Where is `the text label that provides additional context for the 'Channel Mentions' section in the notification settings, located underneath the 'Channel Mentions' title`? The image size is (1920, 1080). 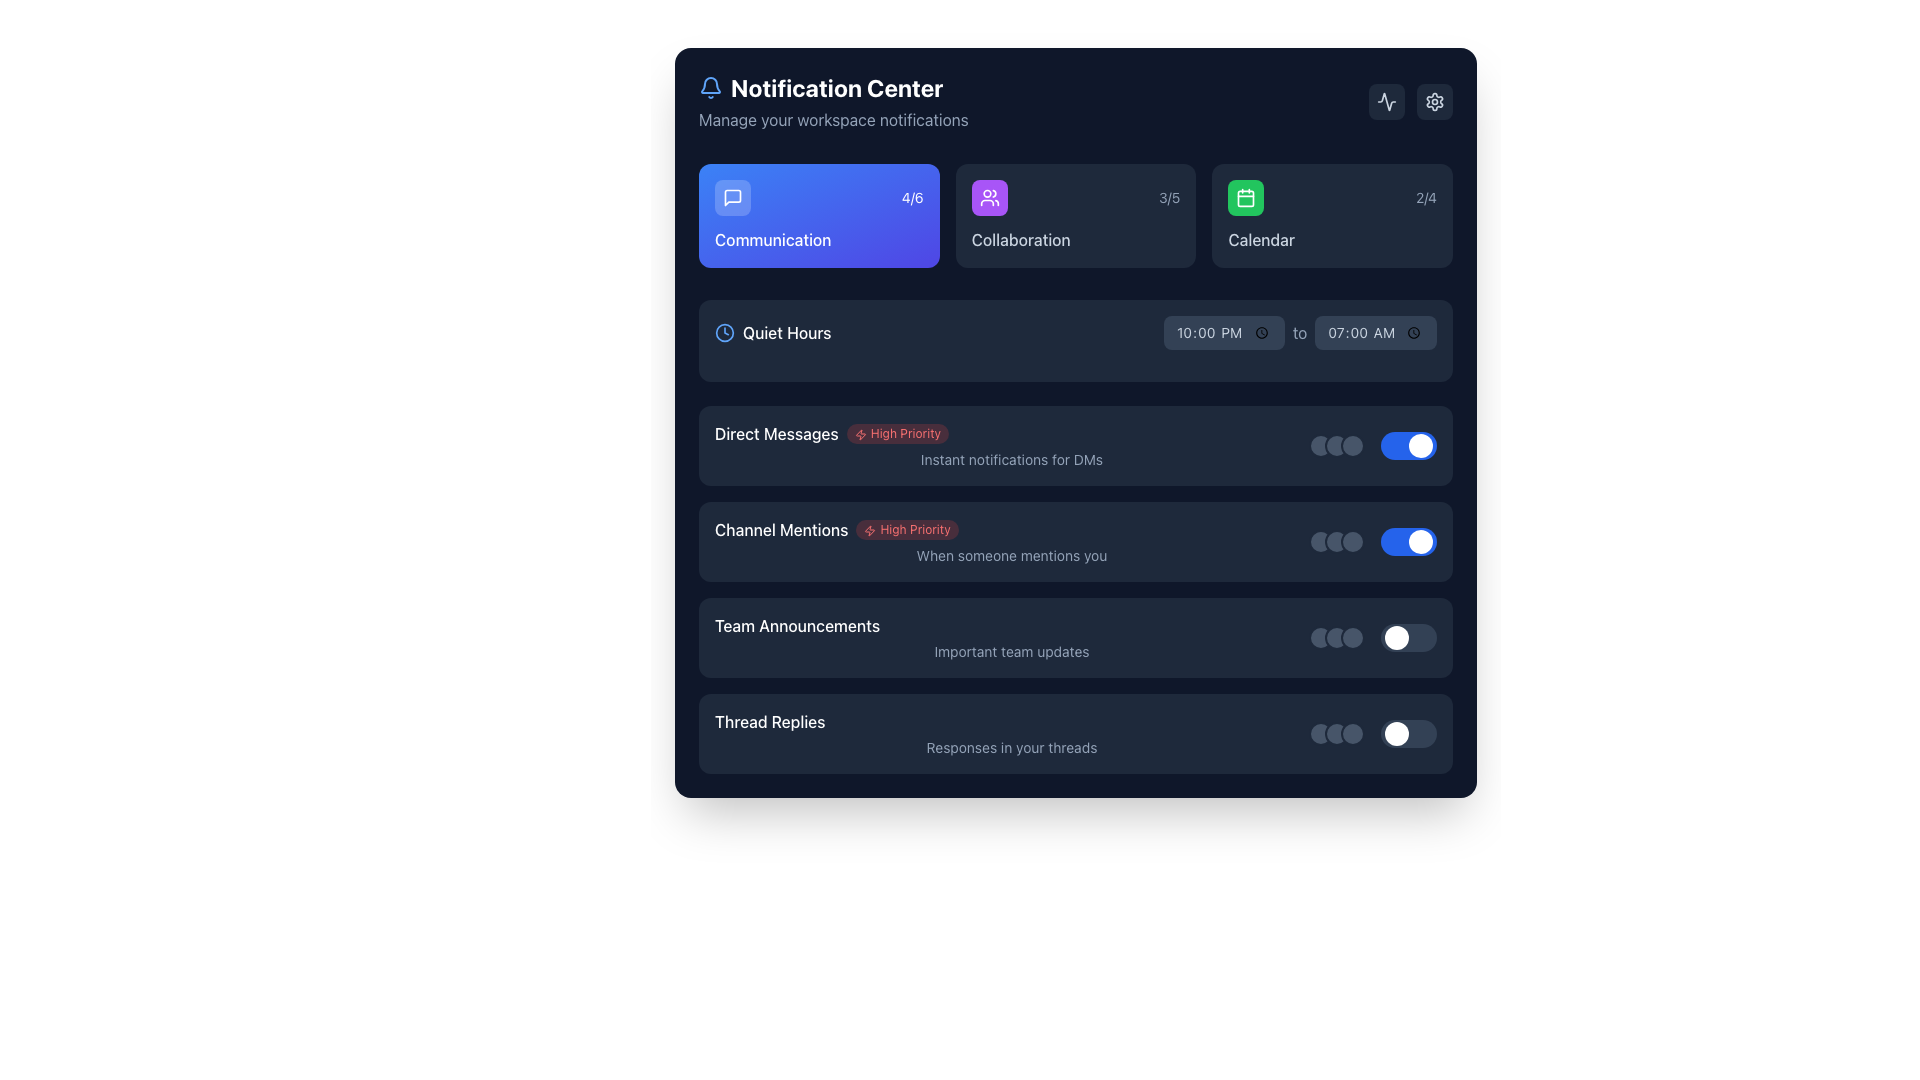 the text label that provides additional context for the 'Channel Mentions' section in the notification settings, located underneath the 'Channel Mentions' title is located at coordinates (1012, 555).